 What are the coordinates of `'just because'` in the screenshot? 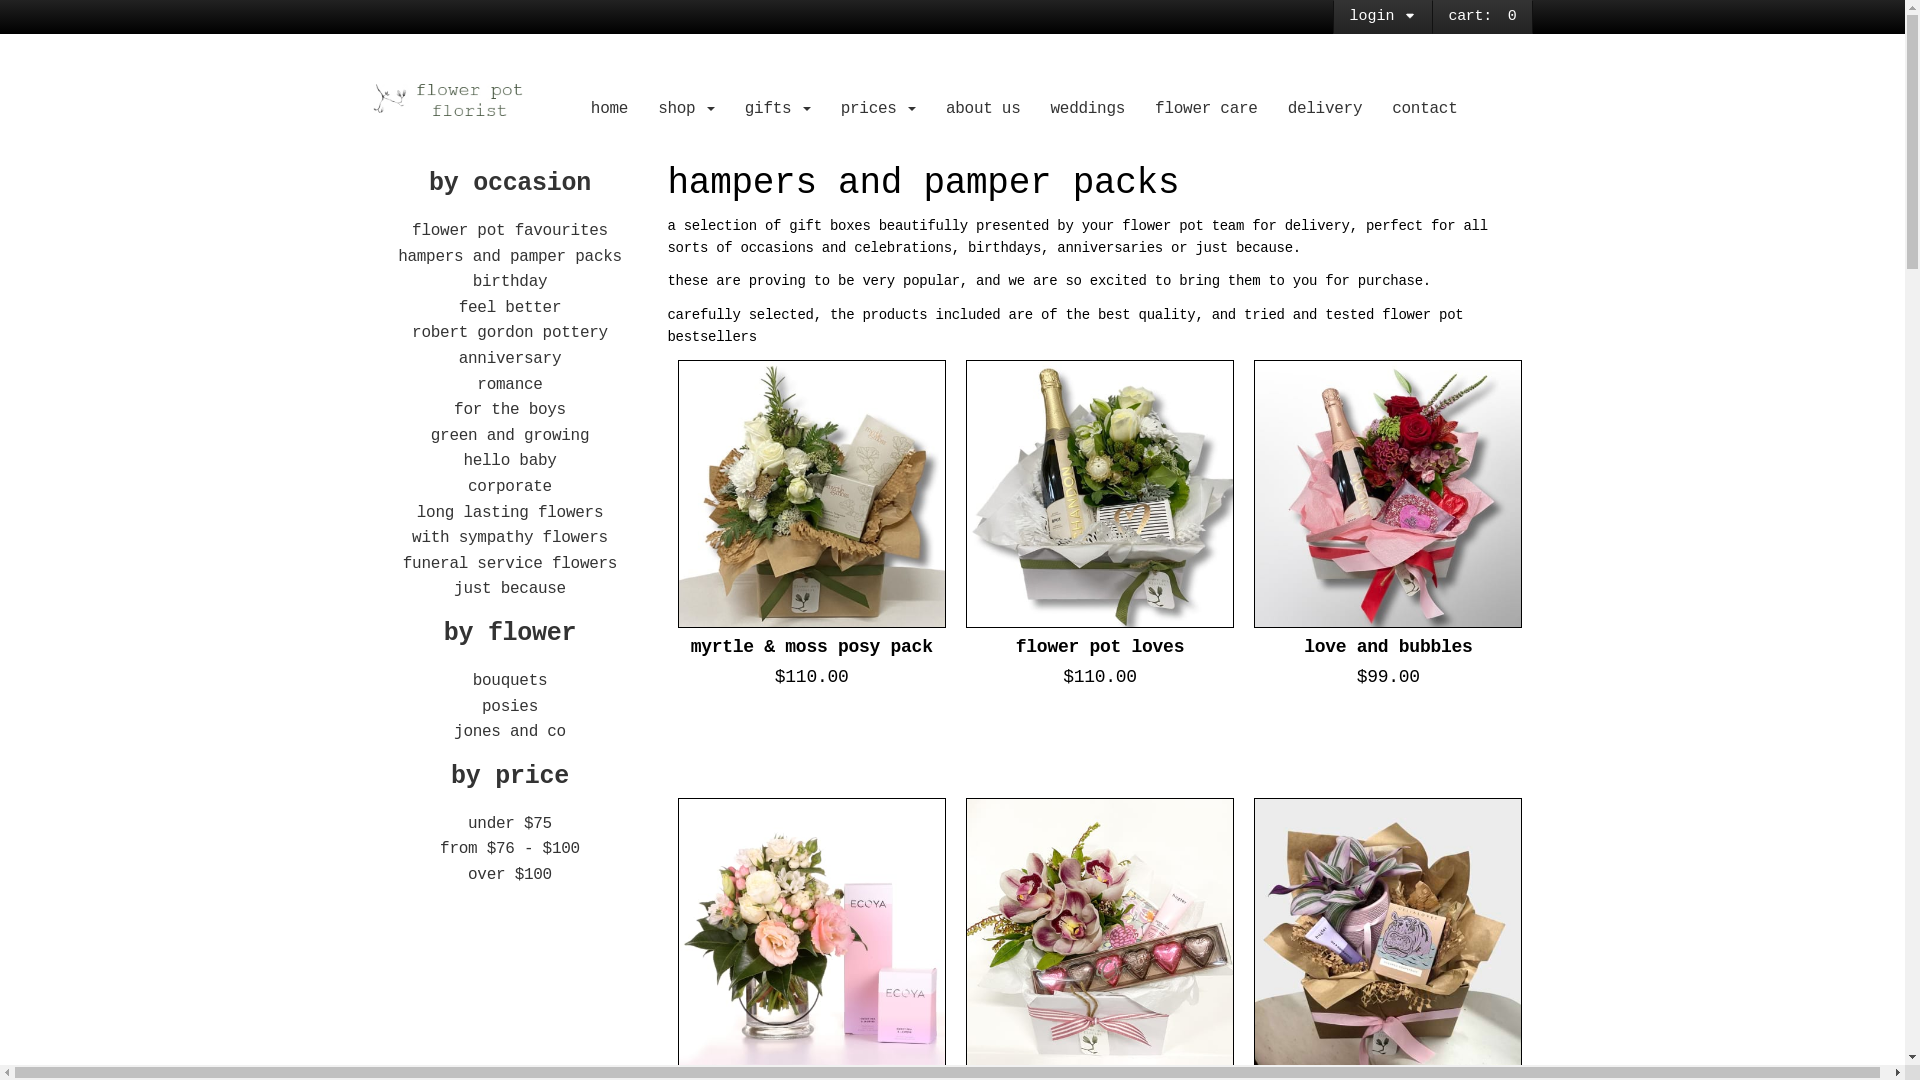 It's located at (509, 588).